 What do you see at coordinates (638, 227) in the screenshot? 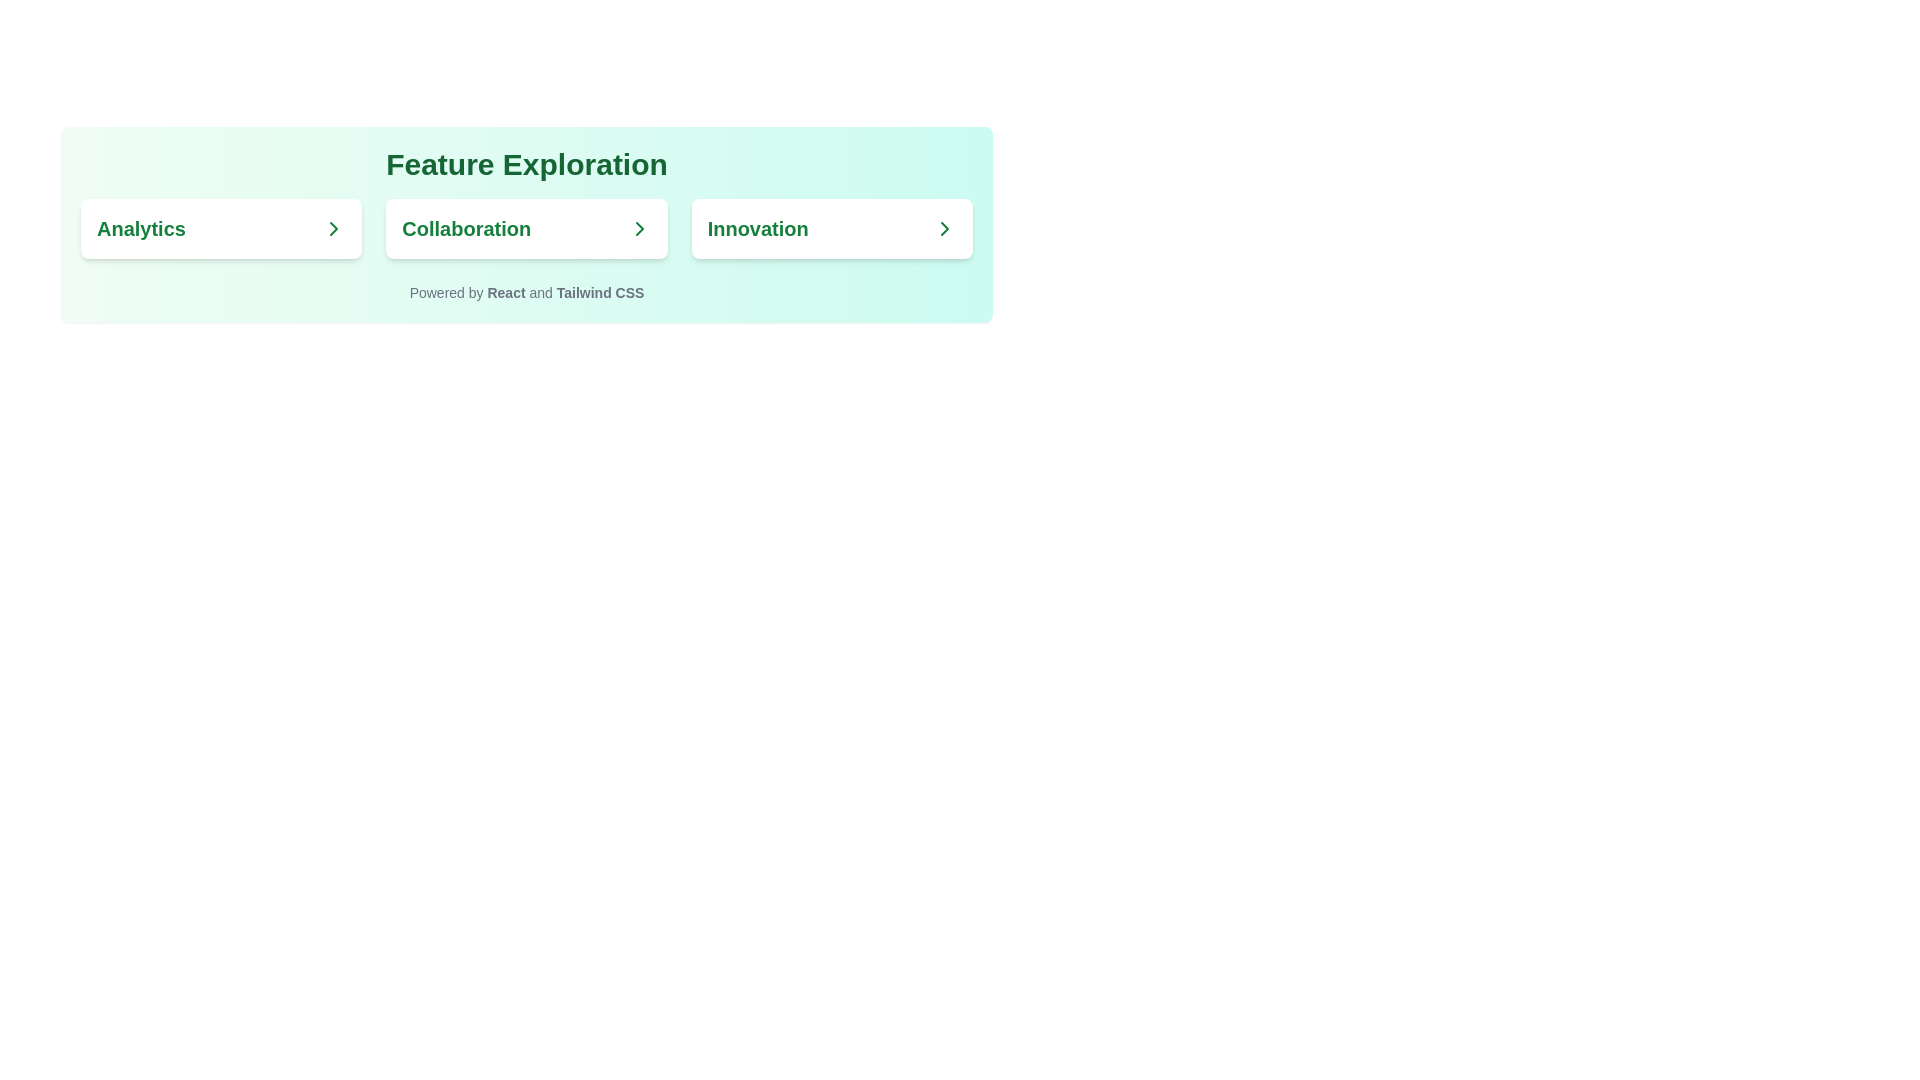
I see `the right-pointing green chevron icon located in the 'Collaboration' section of the 'Feature Exploration' menu` at bounding box center [638, 227].